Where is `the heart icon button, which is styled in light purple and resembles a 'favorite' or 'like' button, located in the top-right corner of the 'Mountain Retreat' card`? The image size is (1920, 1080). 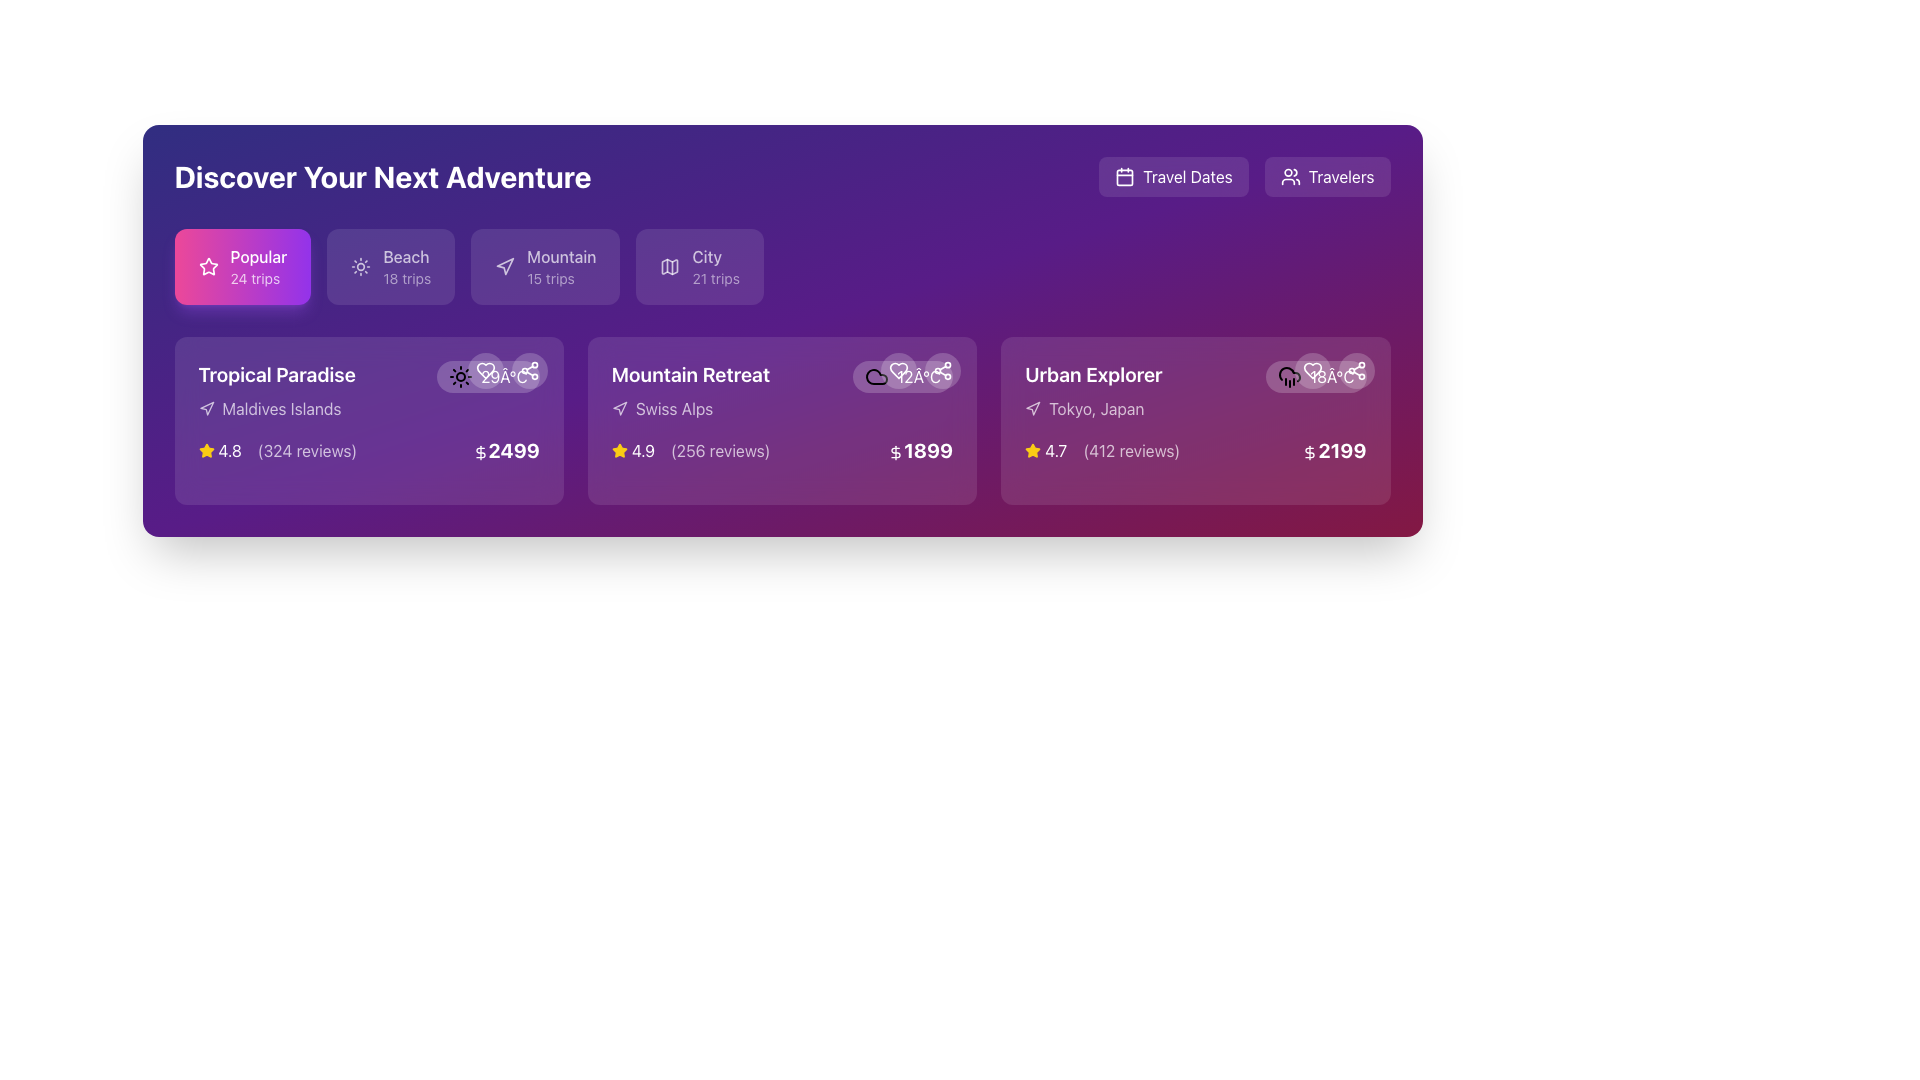
the heart icon button, which is styled in light purple and resembles a 'favorite' or 'like' button, located in the top-right corner of the 'Mountain Retreat' card is located at coordinates (898, 370).